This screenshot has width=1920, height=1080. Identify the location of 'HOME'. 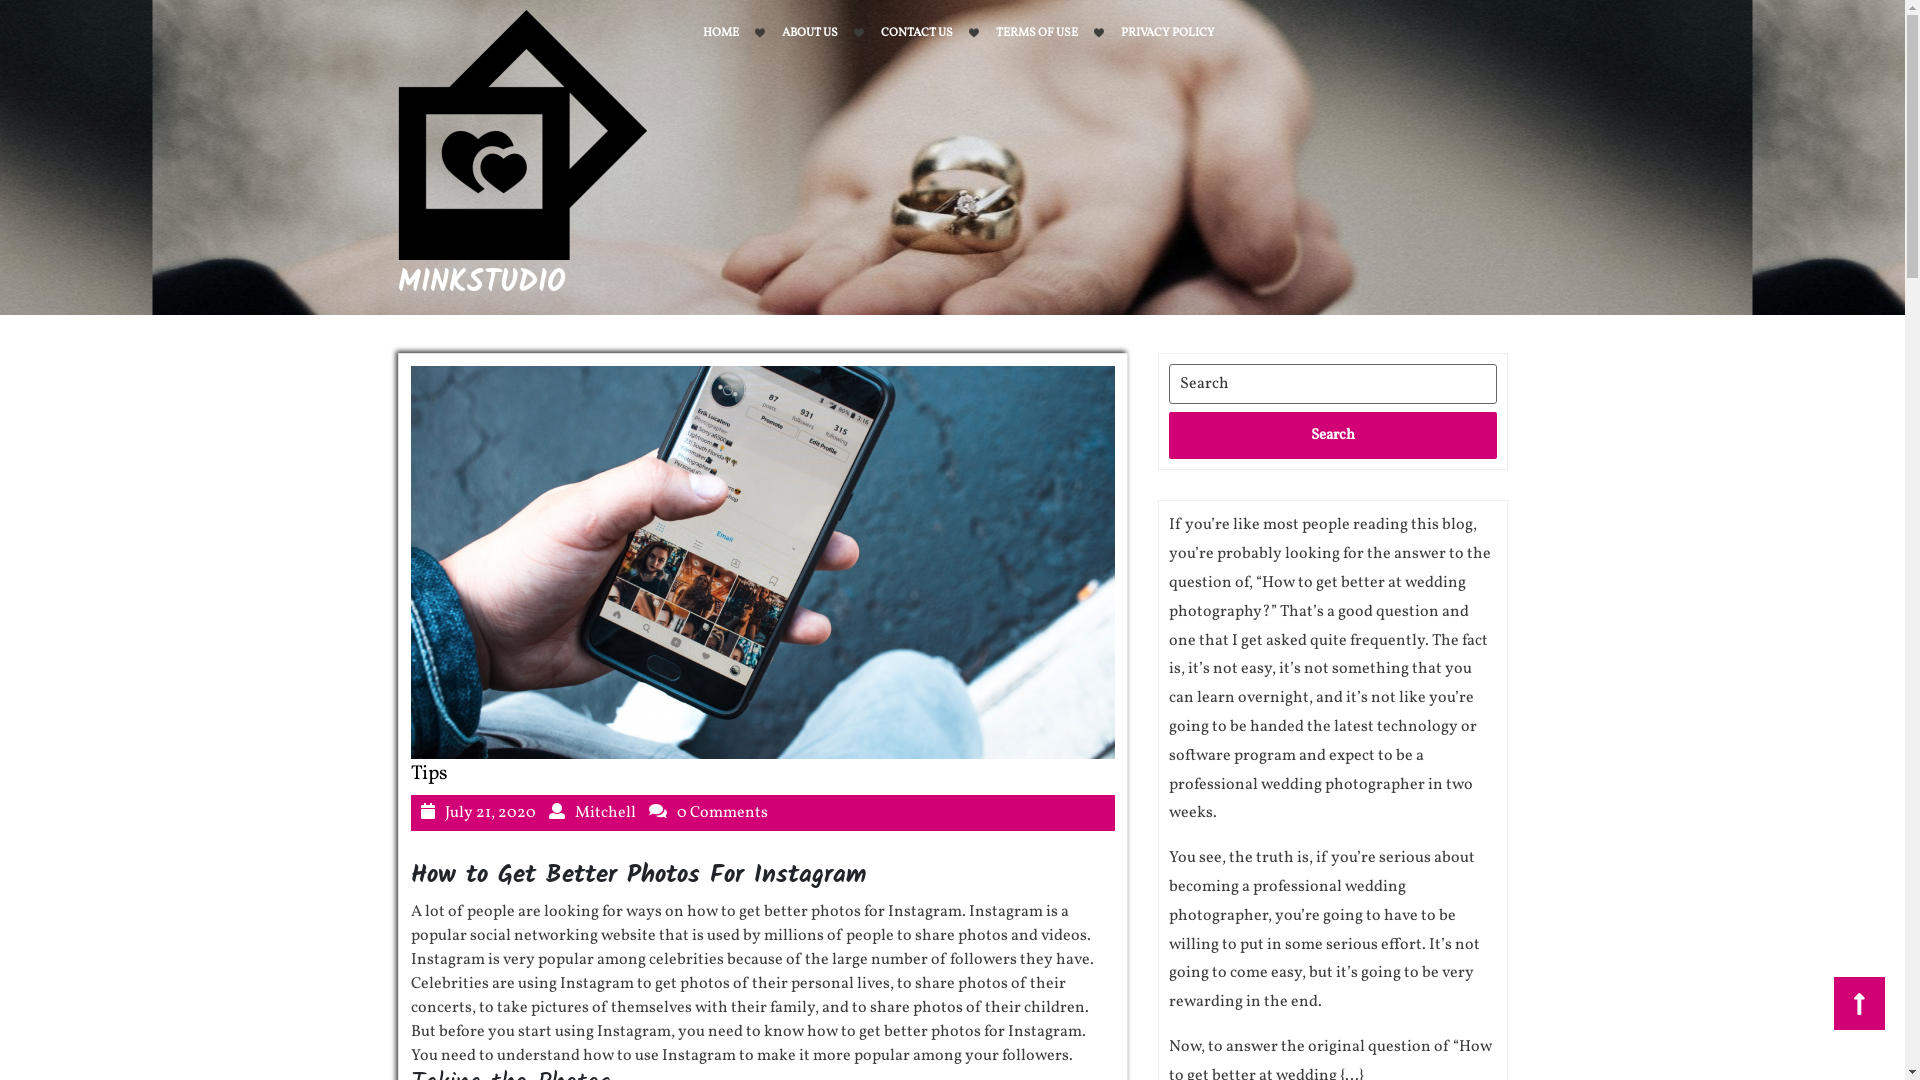
(720, 33).